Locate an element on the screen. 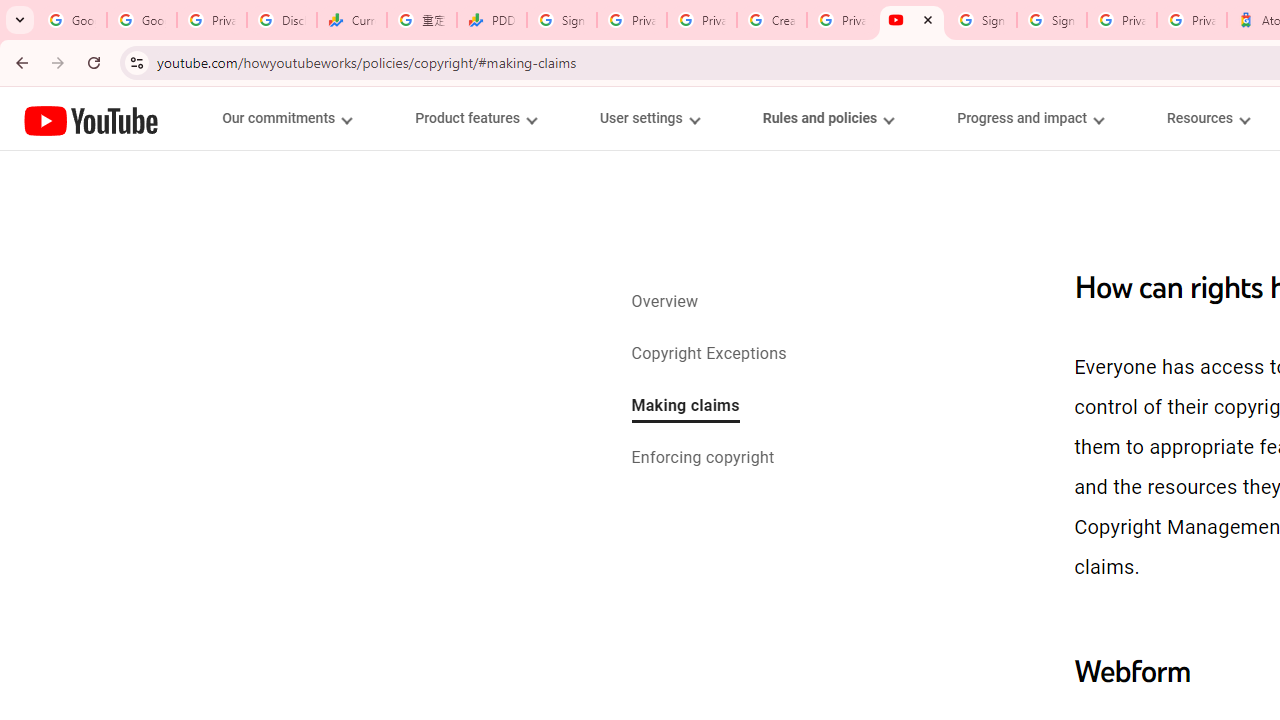 The height and width of the screenshot is (720, 1280). 'Sign in - Google Accounts' is located at coordinates (1051, 20).